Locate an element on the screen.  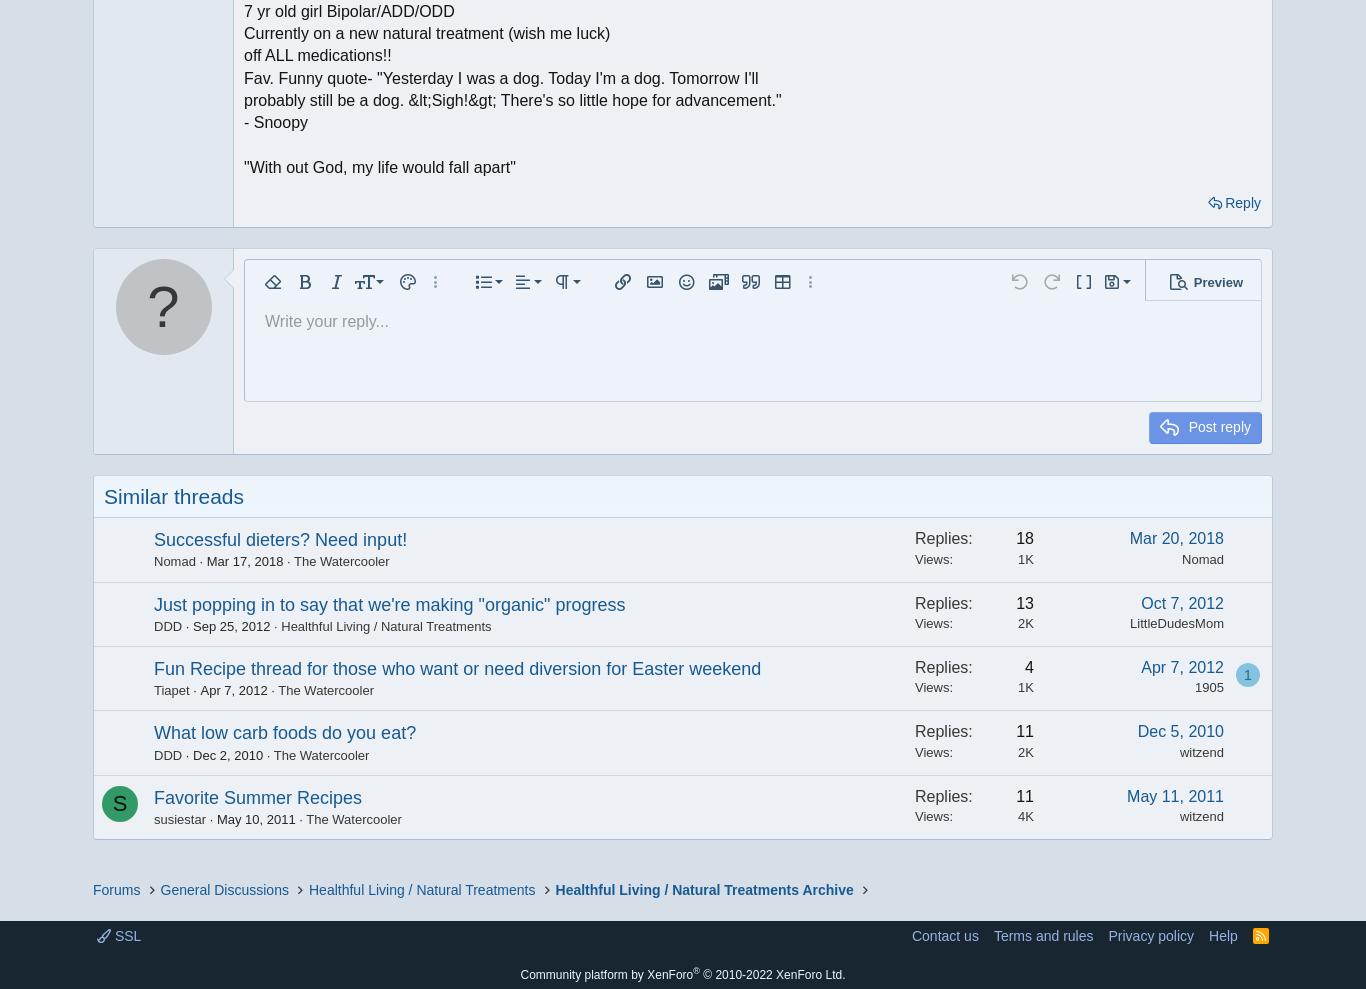
'Dec 5, 2010' is located at coordinates (1180, 731).